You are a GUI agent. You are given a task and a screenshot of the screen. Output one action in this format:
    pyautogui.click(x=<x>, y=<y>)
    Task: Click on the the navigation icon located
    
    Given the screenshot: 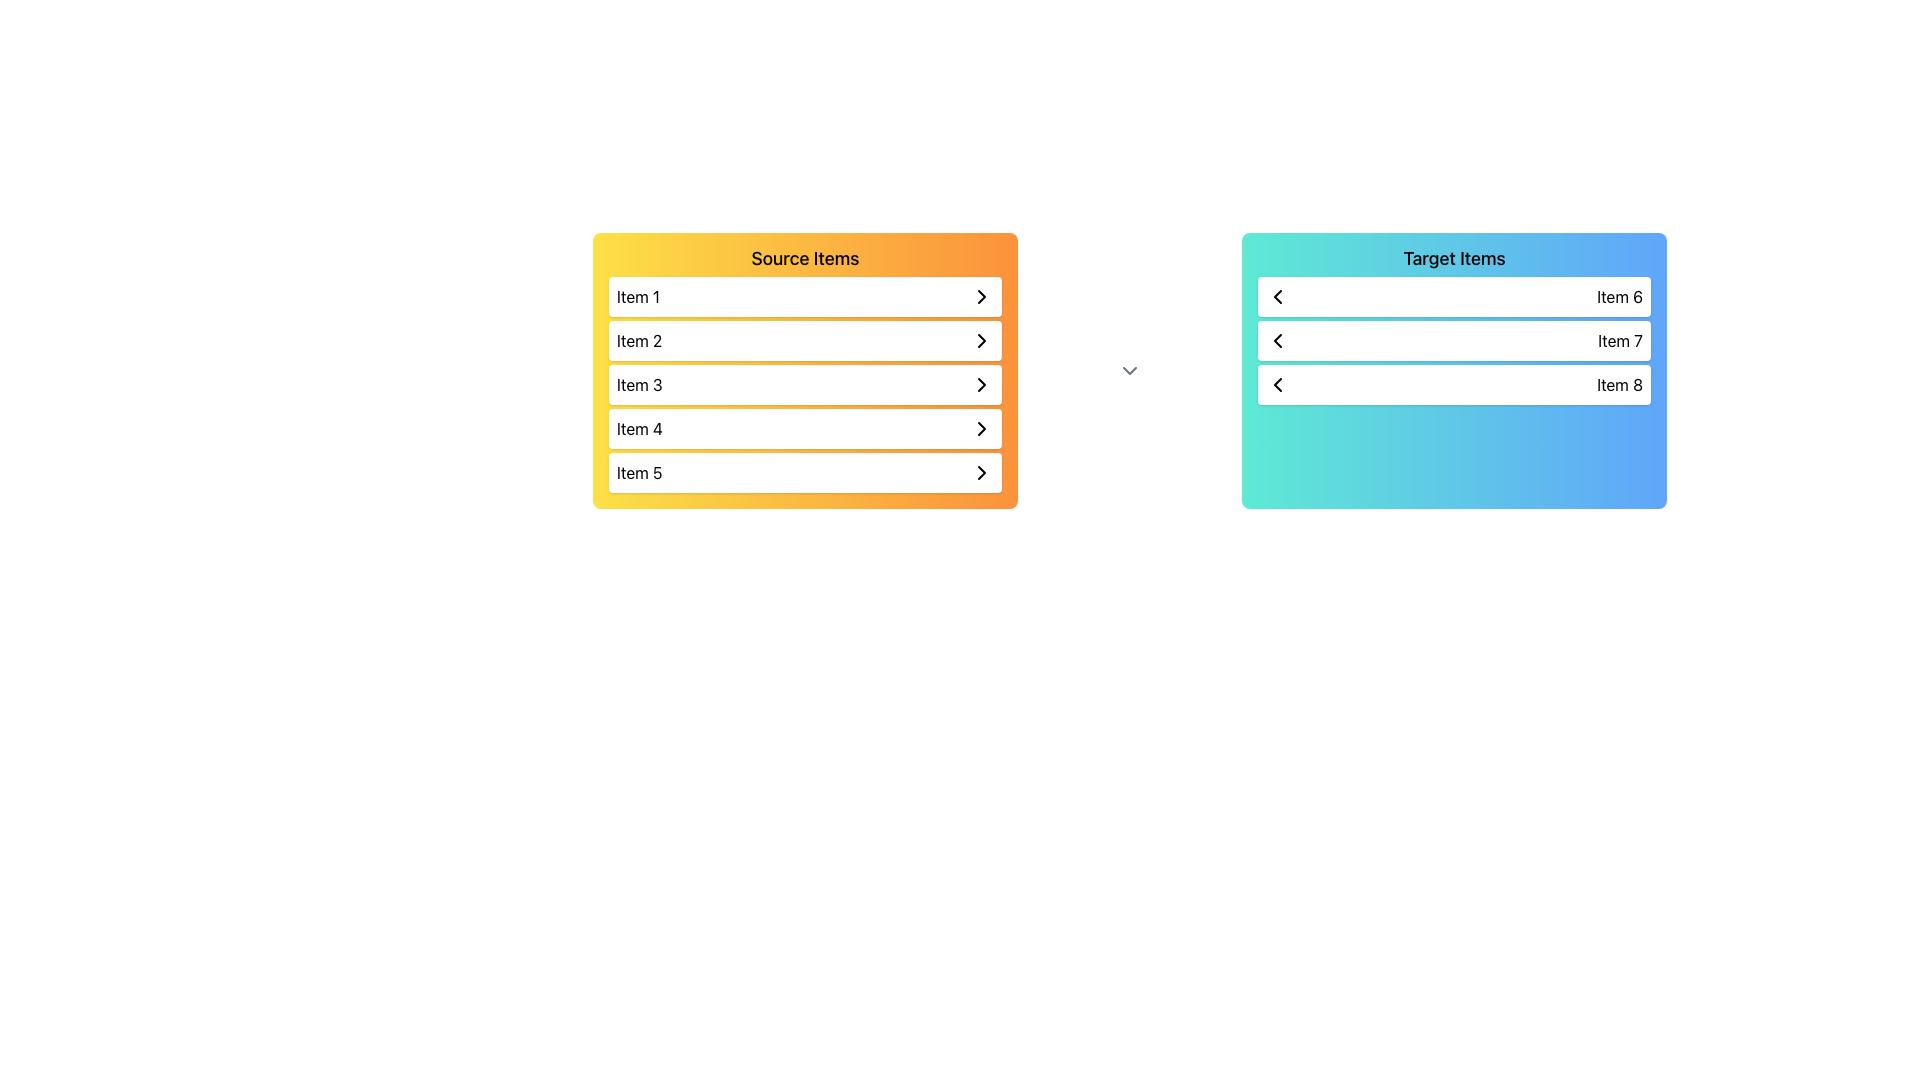 What is the action you would take?
    pyautogui.click(x=981, y=339)
    